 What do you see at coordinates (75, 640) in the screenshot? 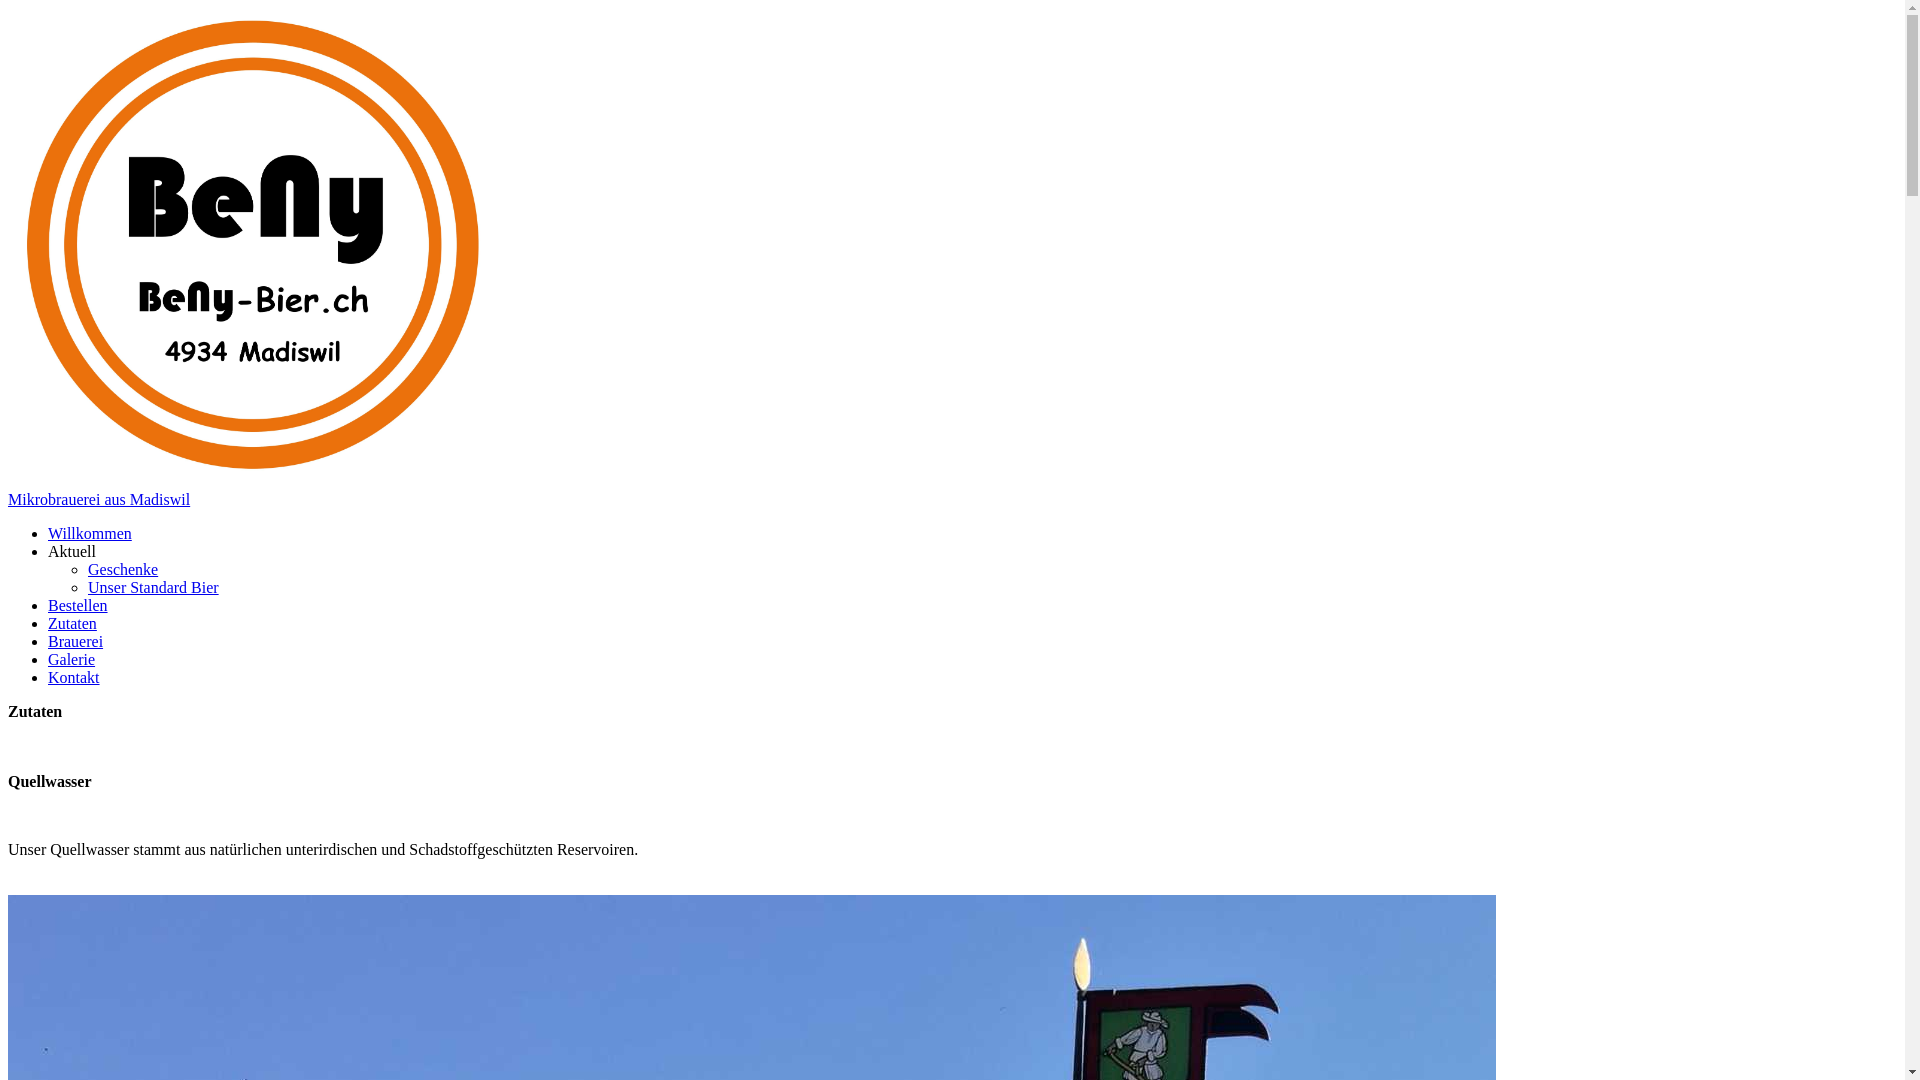
I see `'Brauerei'` at bounding box center [75, 640].